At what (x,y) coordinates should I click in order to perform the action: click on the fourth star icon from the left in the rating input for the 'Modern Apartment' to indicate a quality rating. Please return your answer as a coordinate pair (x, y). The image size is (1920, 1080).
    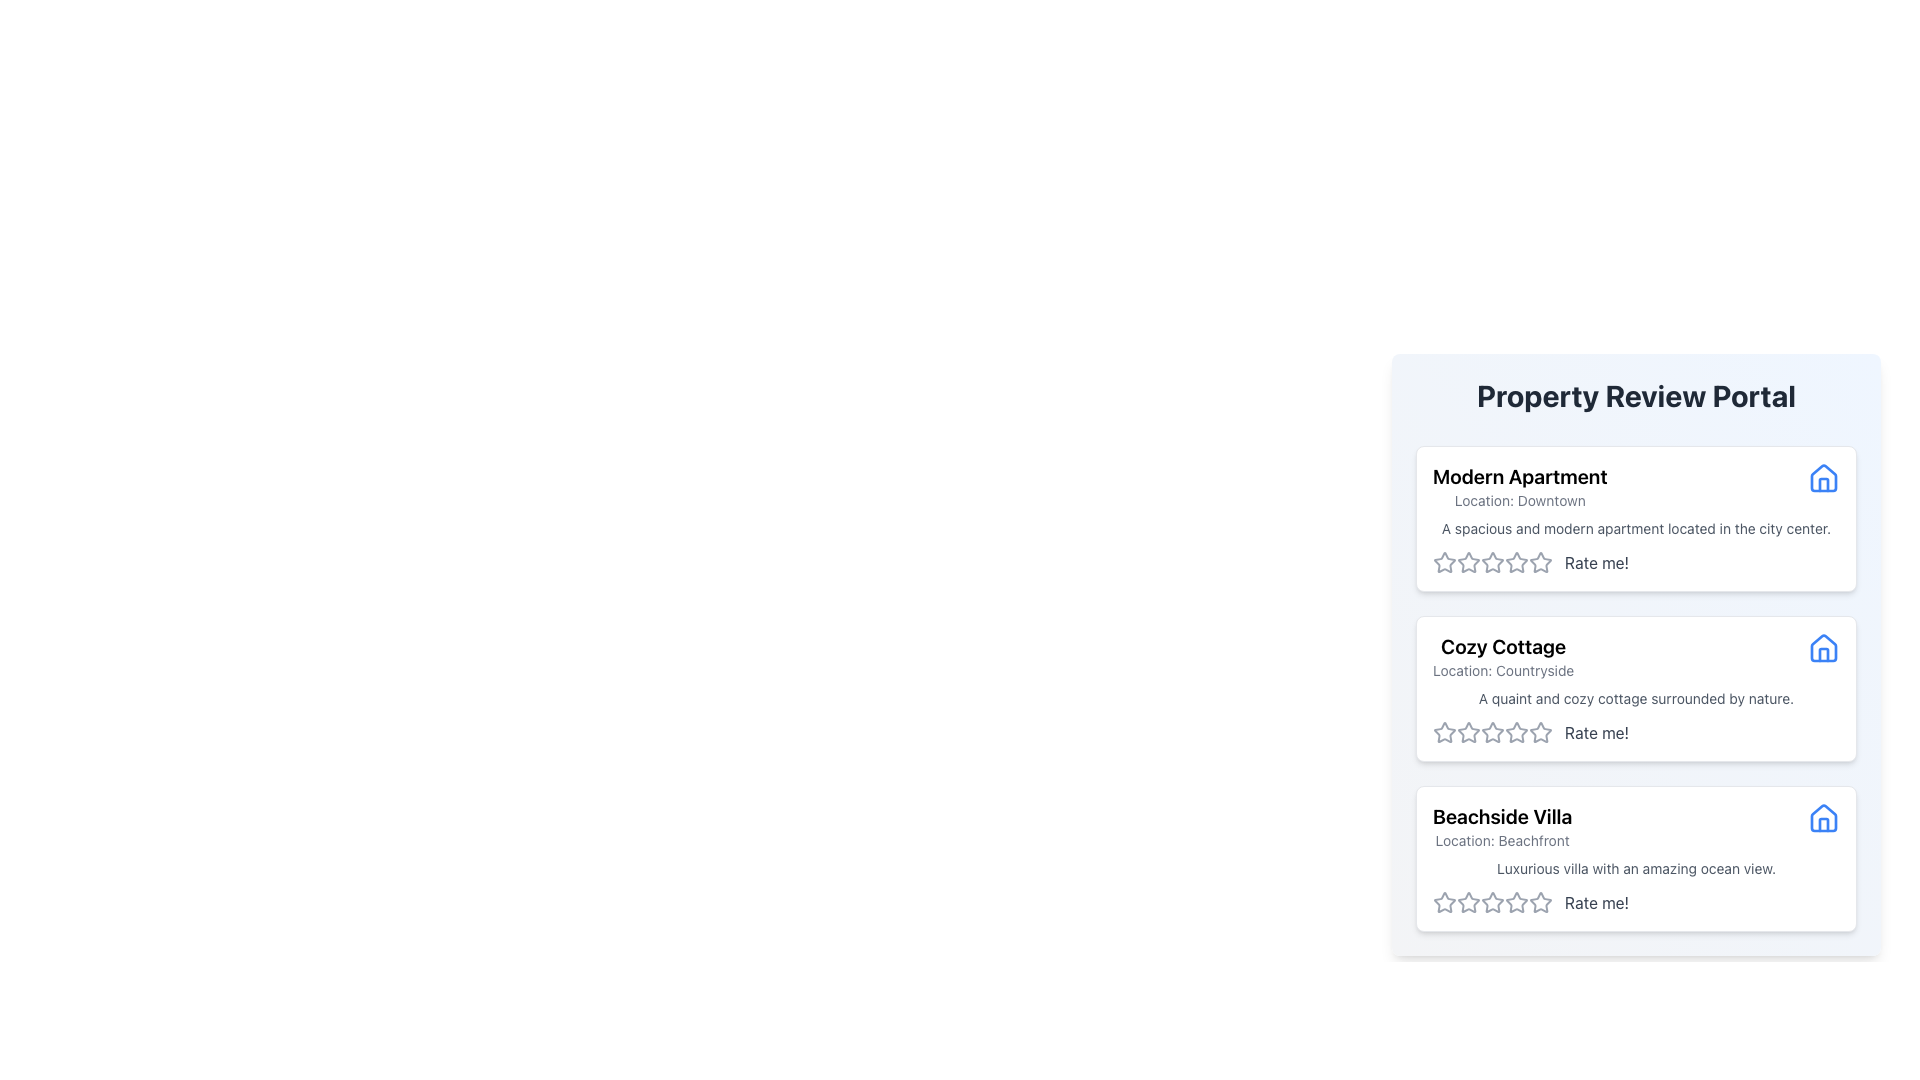
    Looking at the image, I should click on (1539, 562).